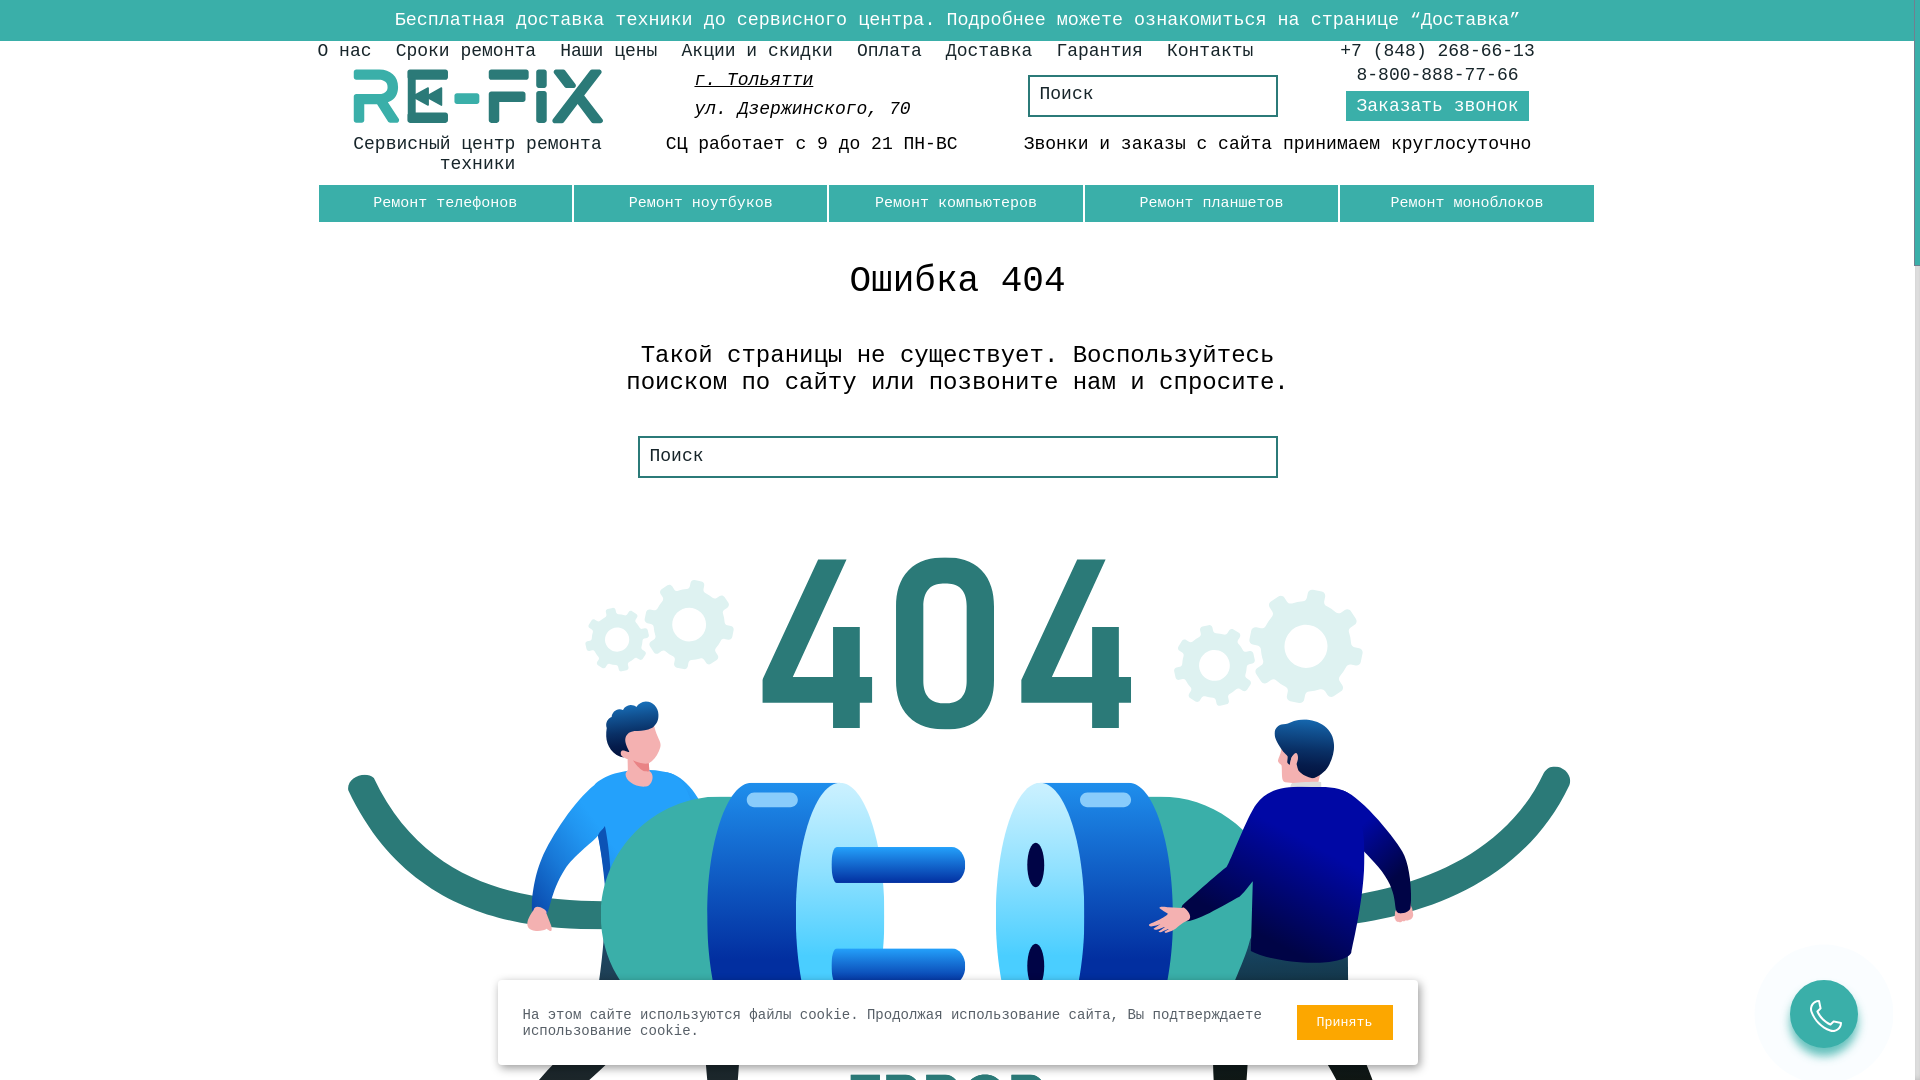 This screenshot has height=1080, width=1920. What do you see at coordinates (1437, 73) in the screenshot?
I see `'8-800-888-77-66'` at bounding box center [1437, 73].